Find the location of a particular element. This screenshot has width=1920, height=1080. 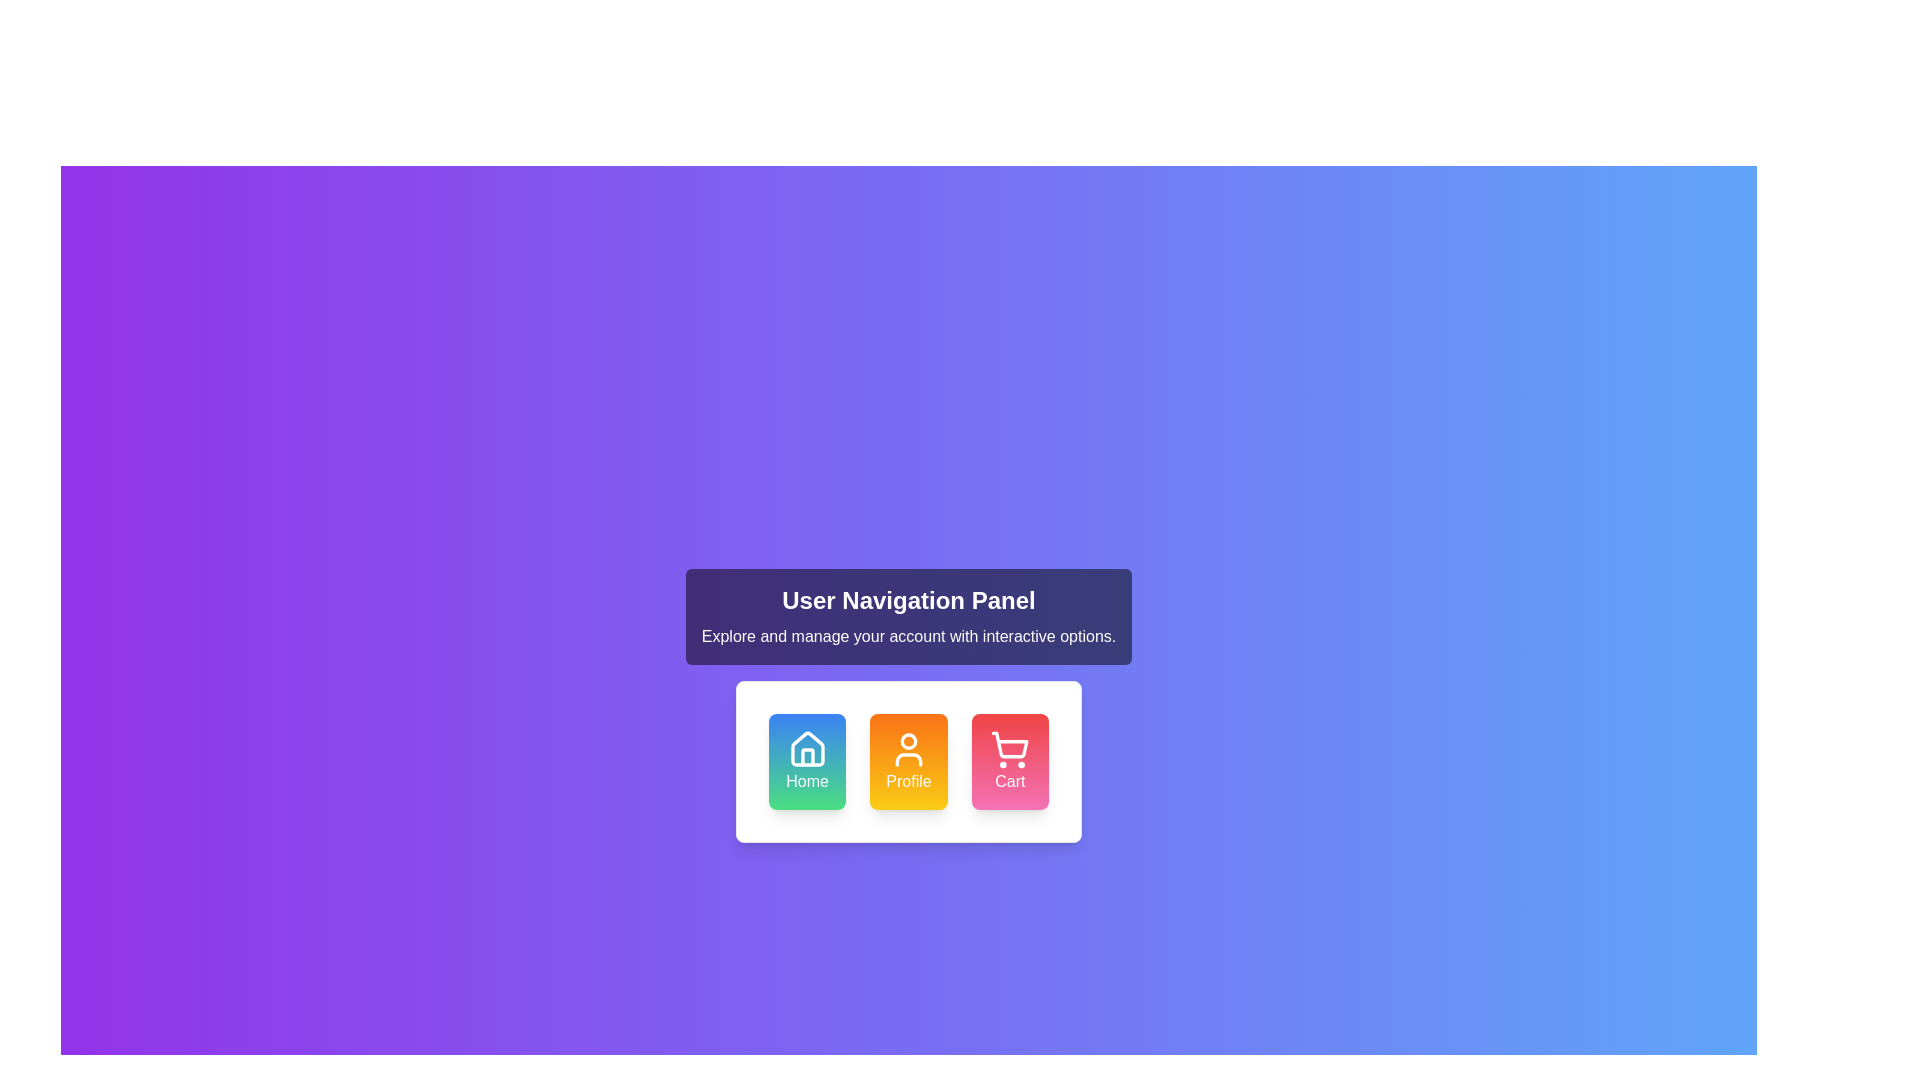

the shopping cart icon located within the 'Cart' button at the bottom right of the User Navigation Panel is located at coordinates (1010, 749).